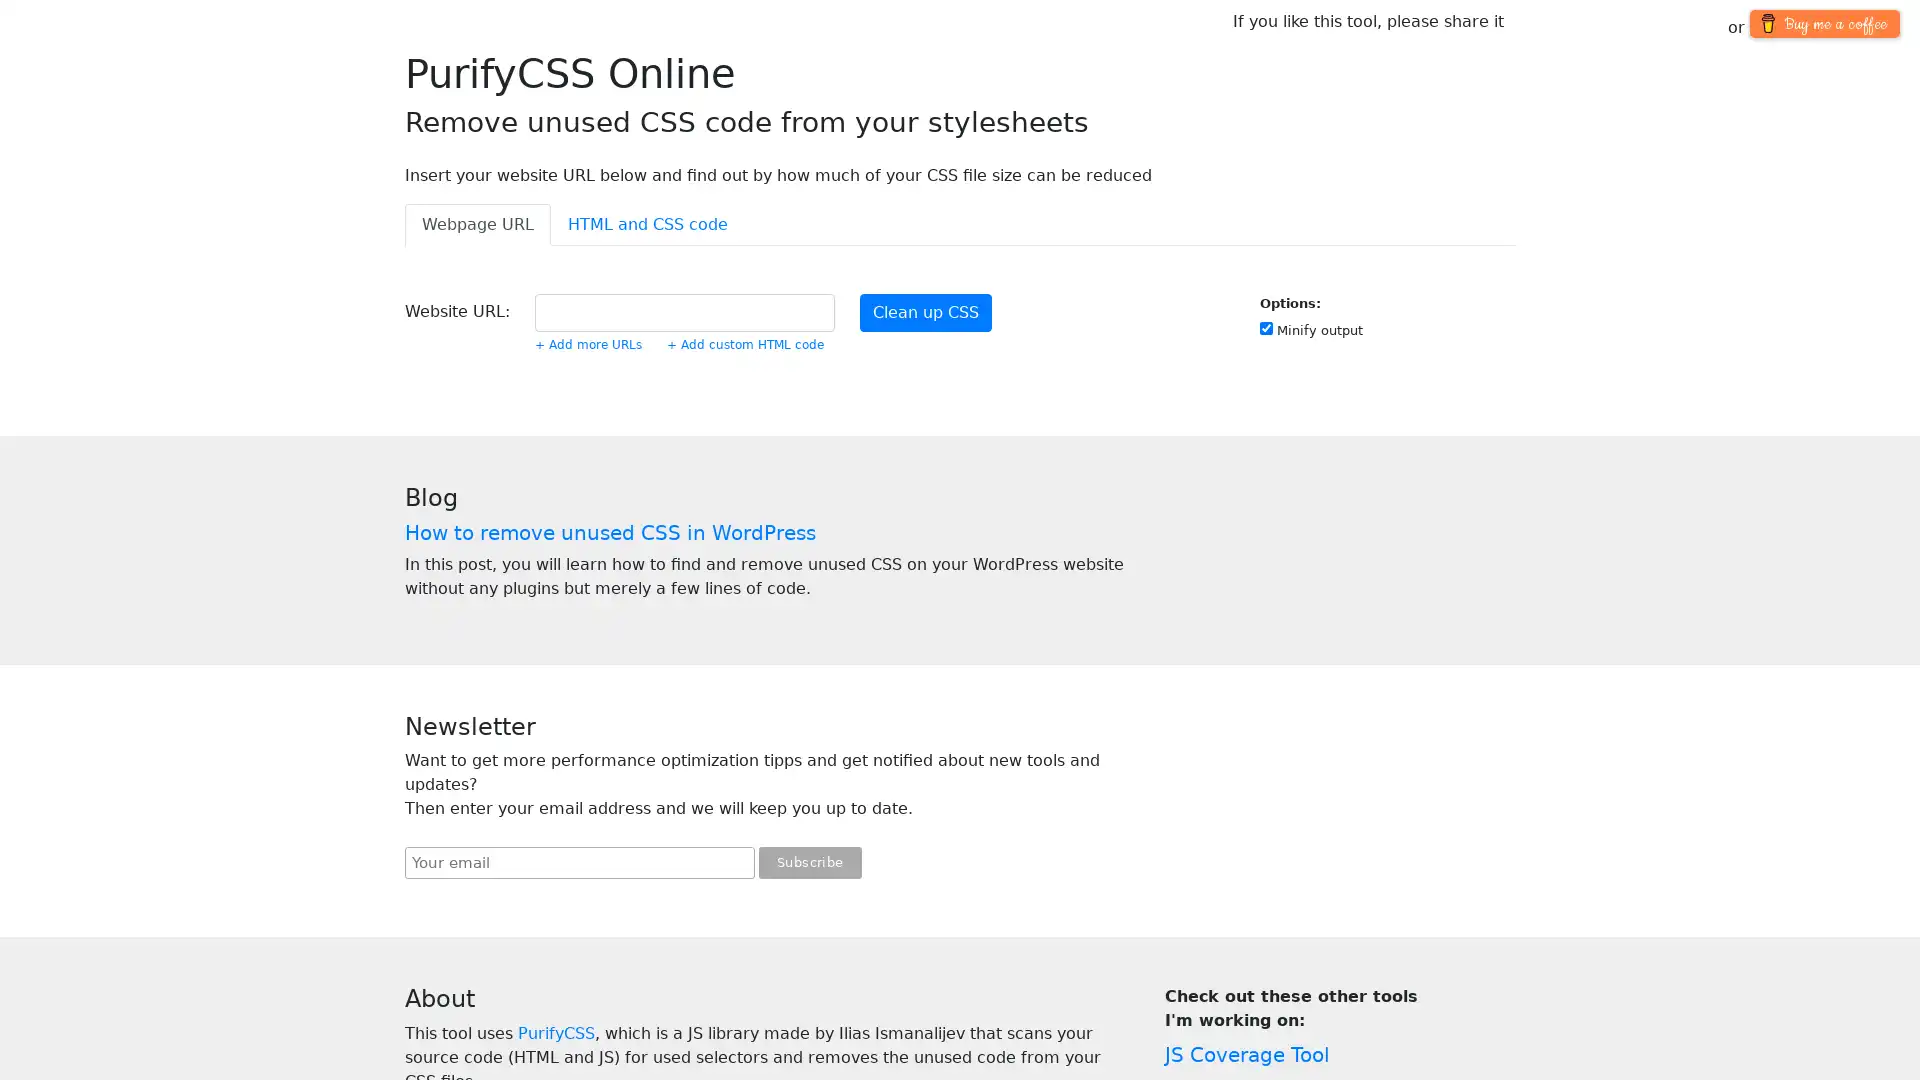 The image size is (1920, 1080). I want to click on Clean up CSS, so click(925, 312).